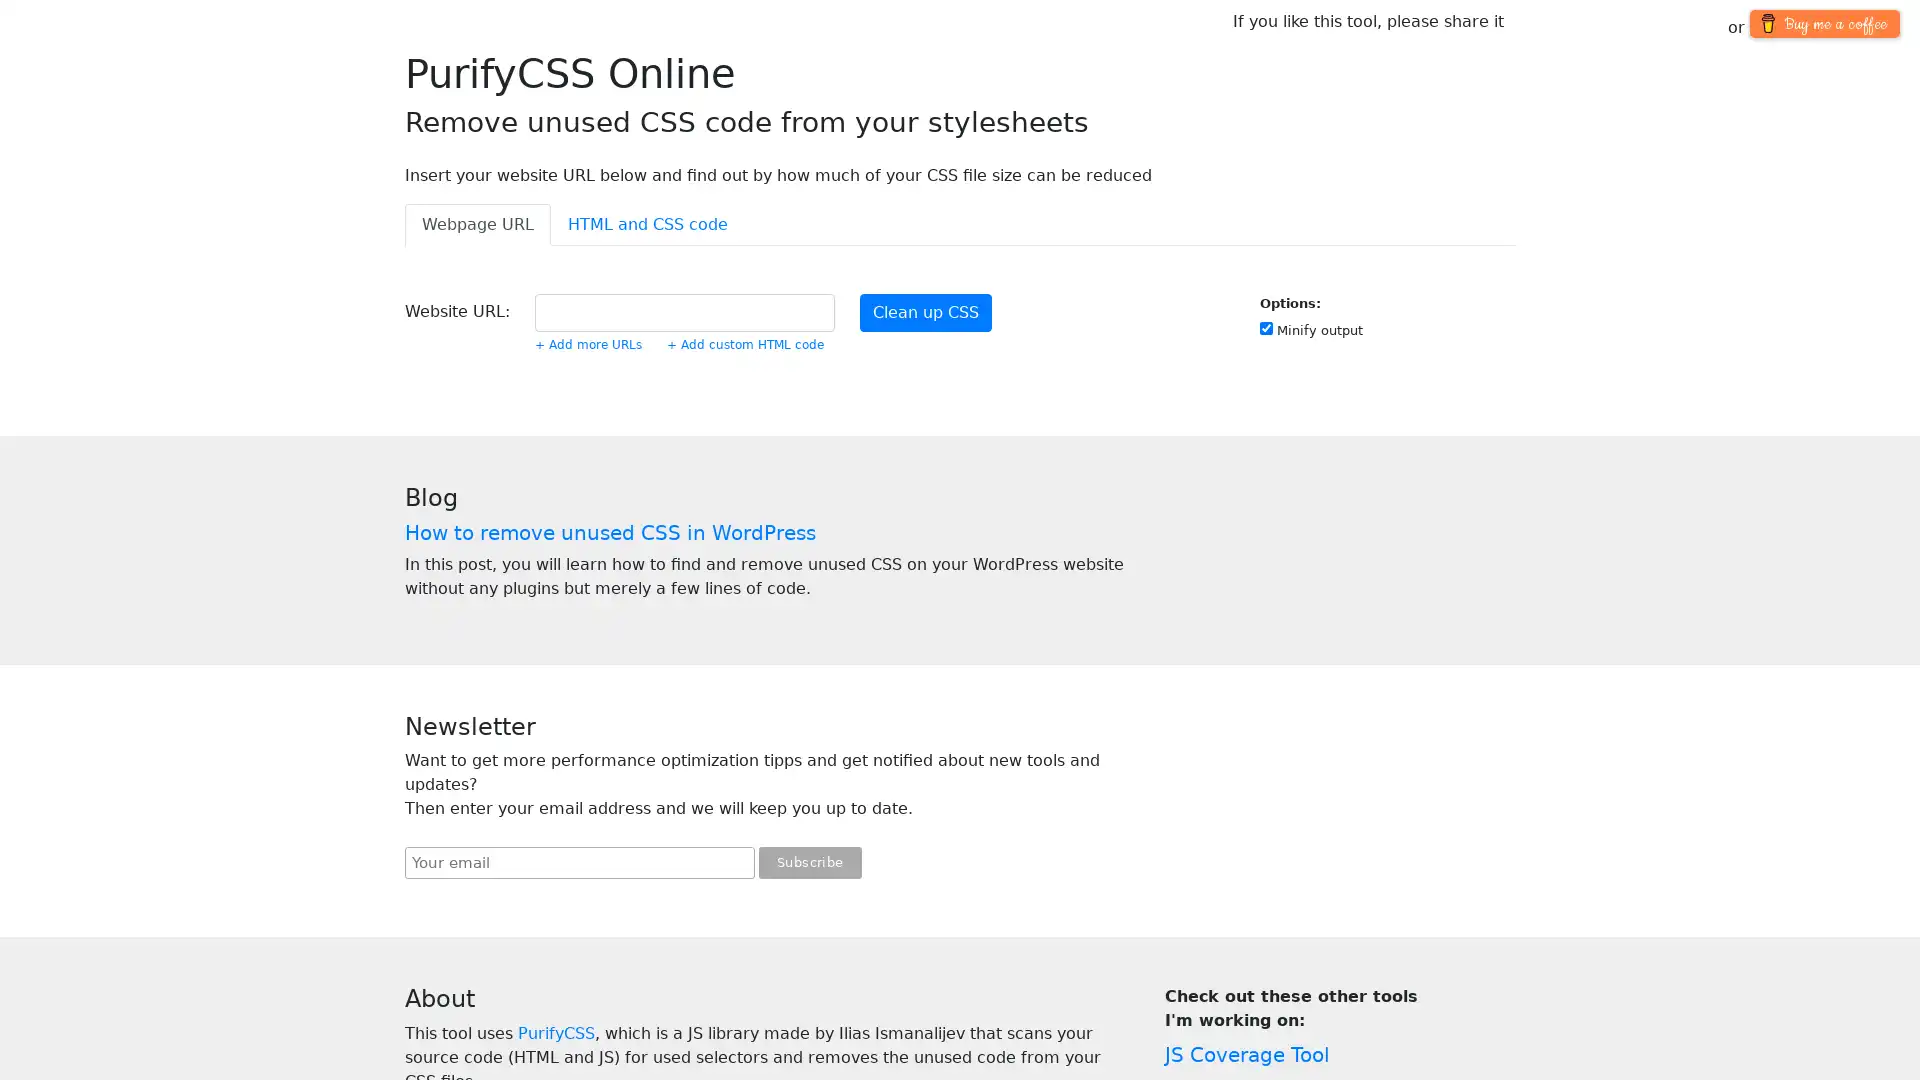 The image size is (1920, 1080). I want to click on Clean up CSS, so click(925, 312).